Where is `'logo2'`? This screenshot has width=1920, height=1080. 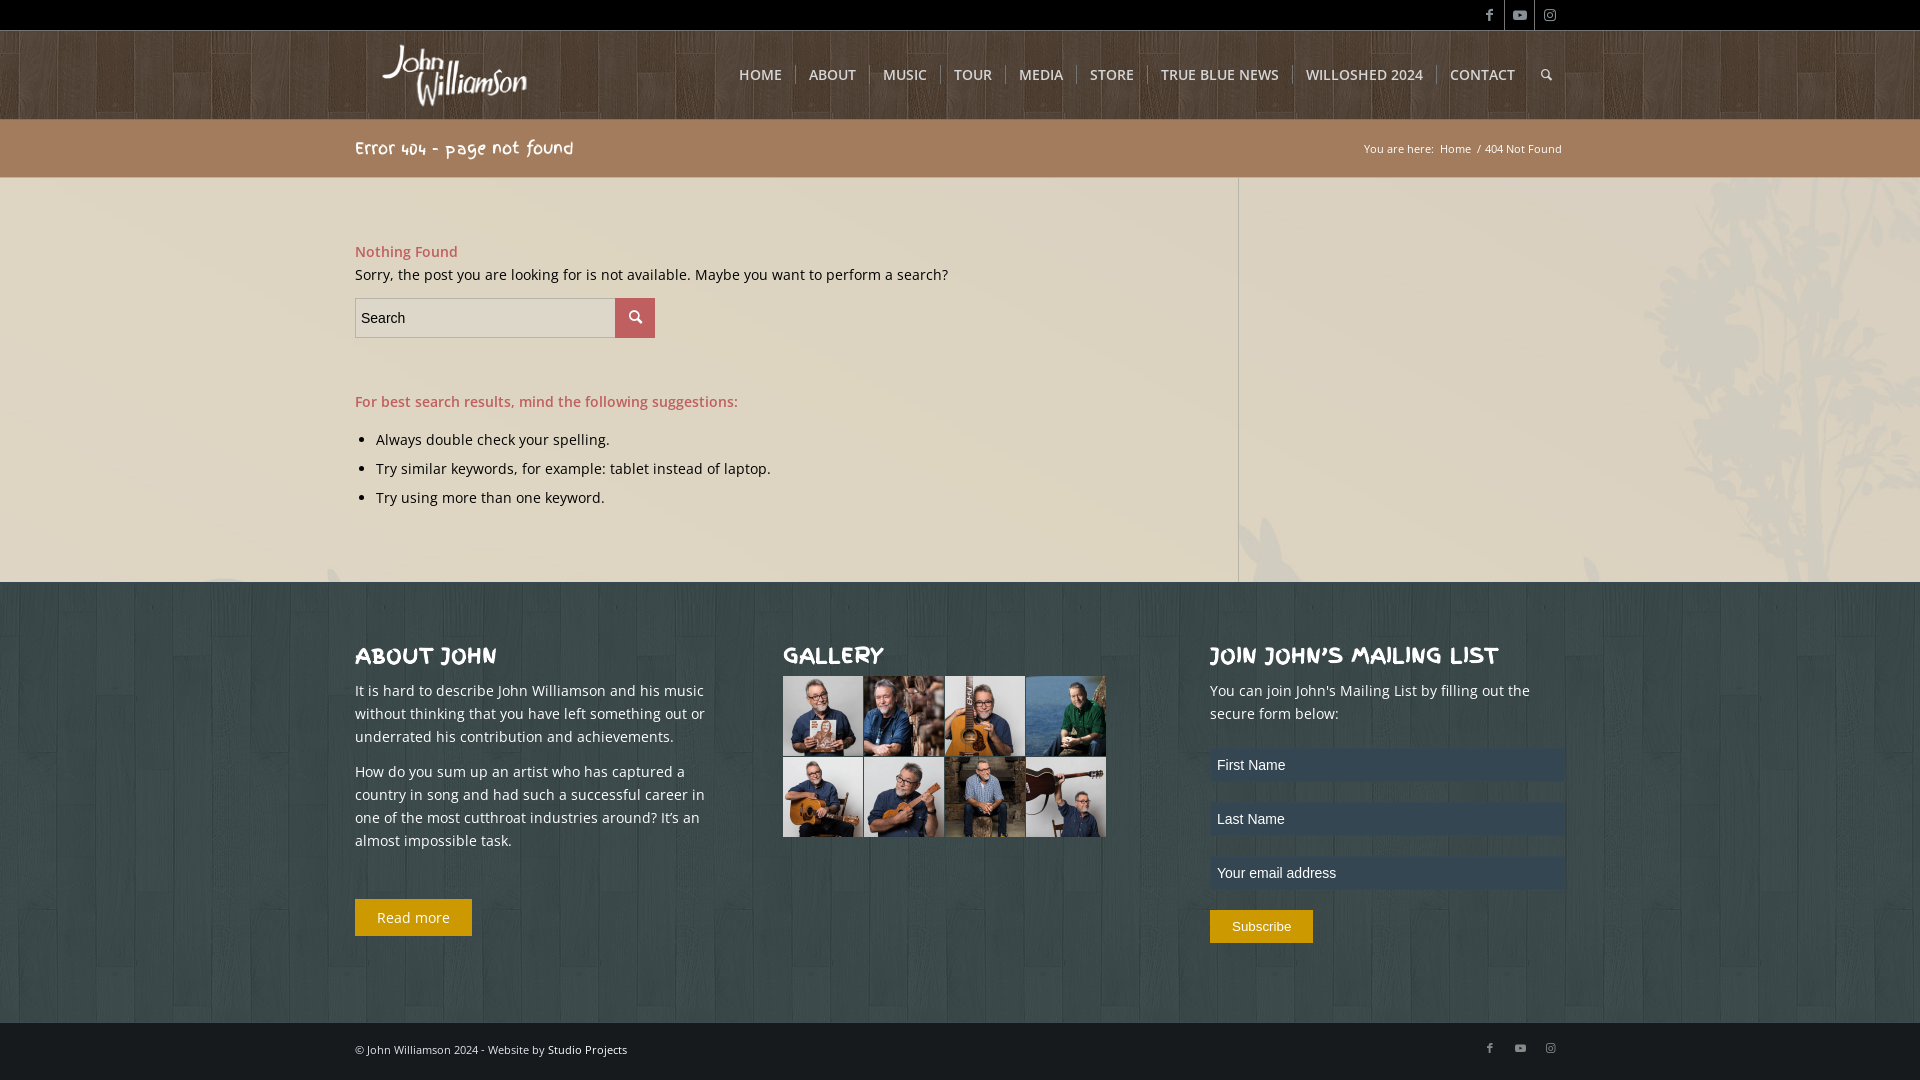
'logo2' is located at coordinates (355, 73).